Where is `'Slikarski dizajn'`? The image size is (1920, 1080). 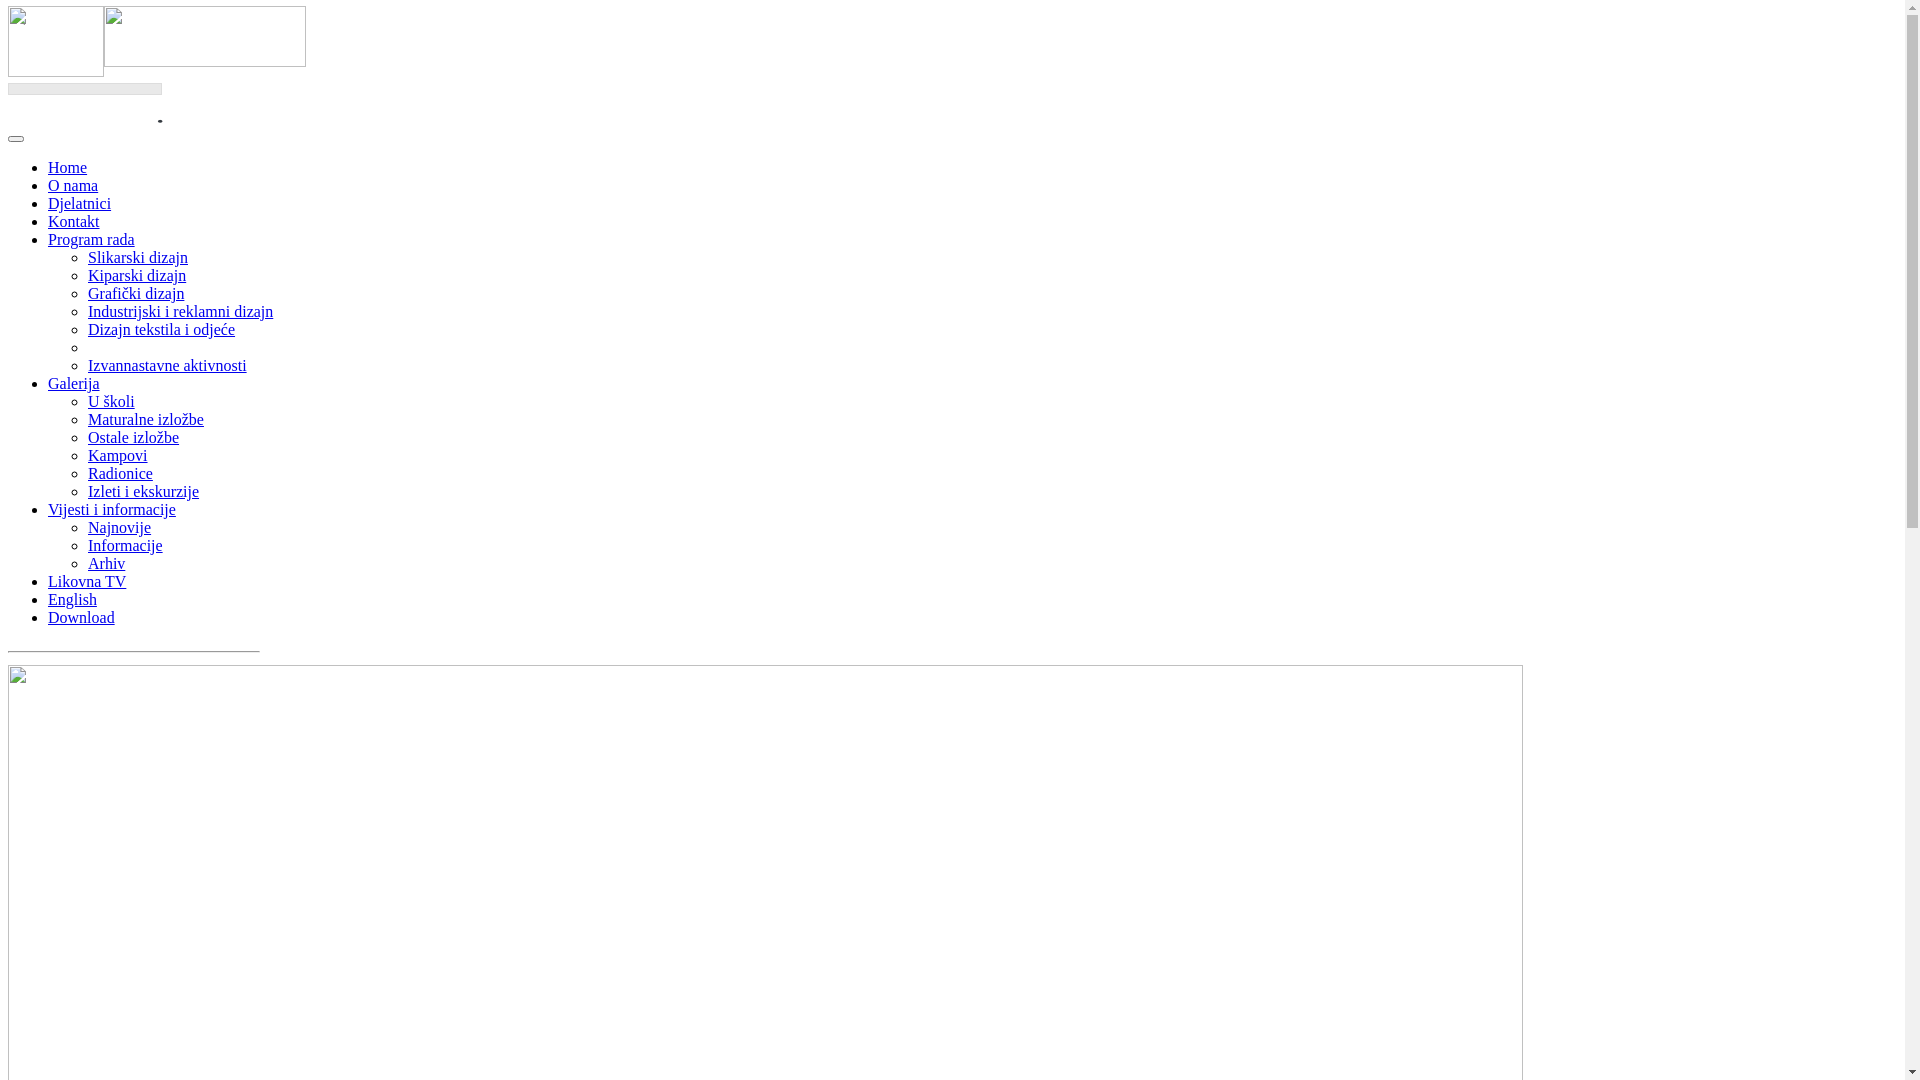
'Slikarski dizajn' is located at coordinates (137, 256).